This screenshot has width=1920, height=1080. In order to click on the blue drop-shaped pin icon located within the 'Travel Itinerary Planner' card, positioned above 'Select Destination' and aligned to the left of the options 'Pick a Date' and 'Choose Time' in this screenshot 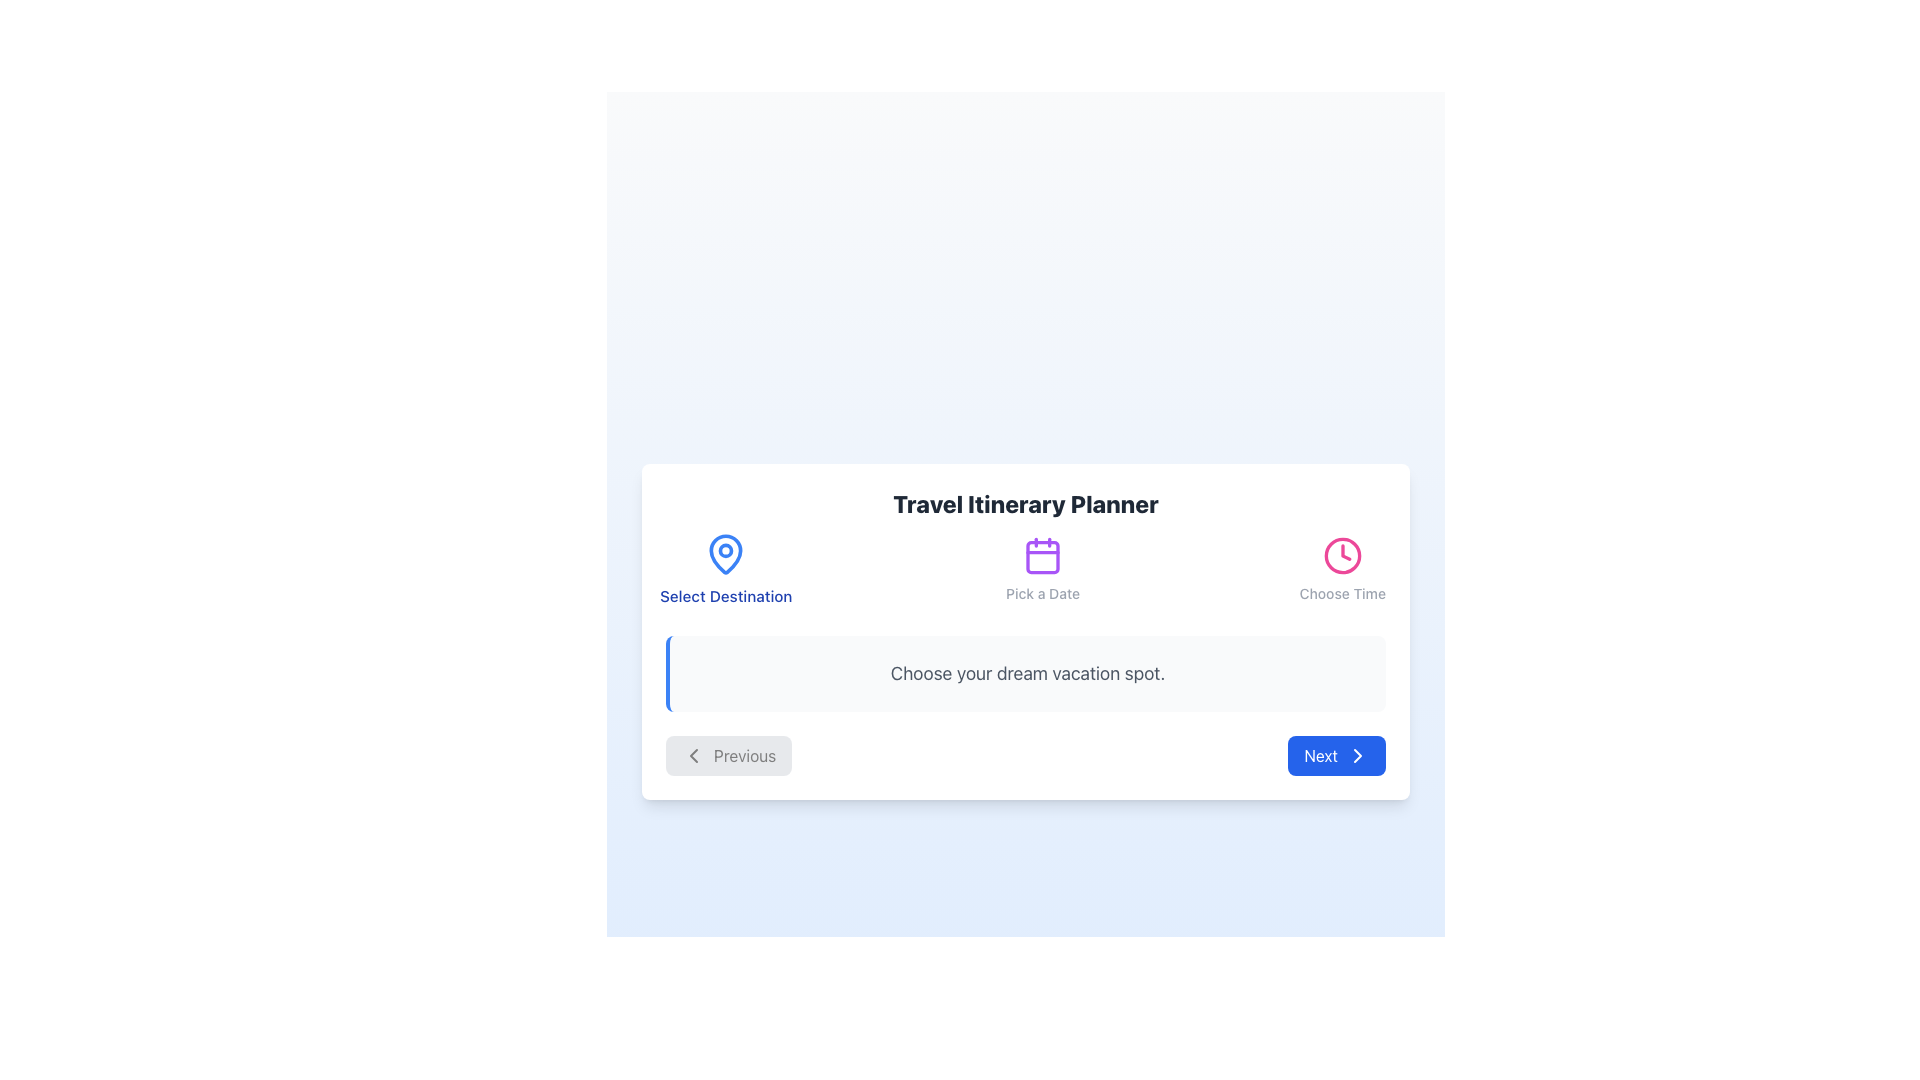, I will do `click(725, 554)`.